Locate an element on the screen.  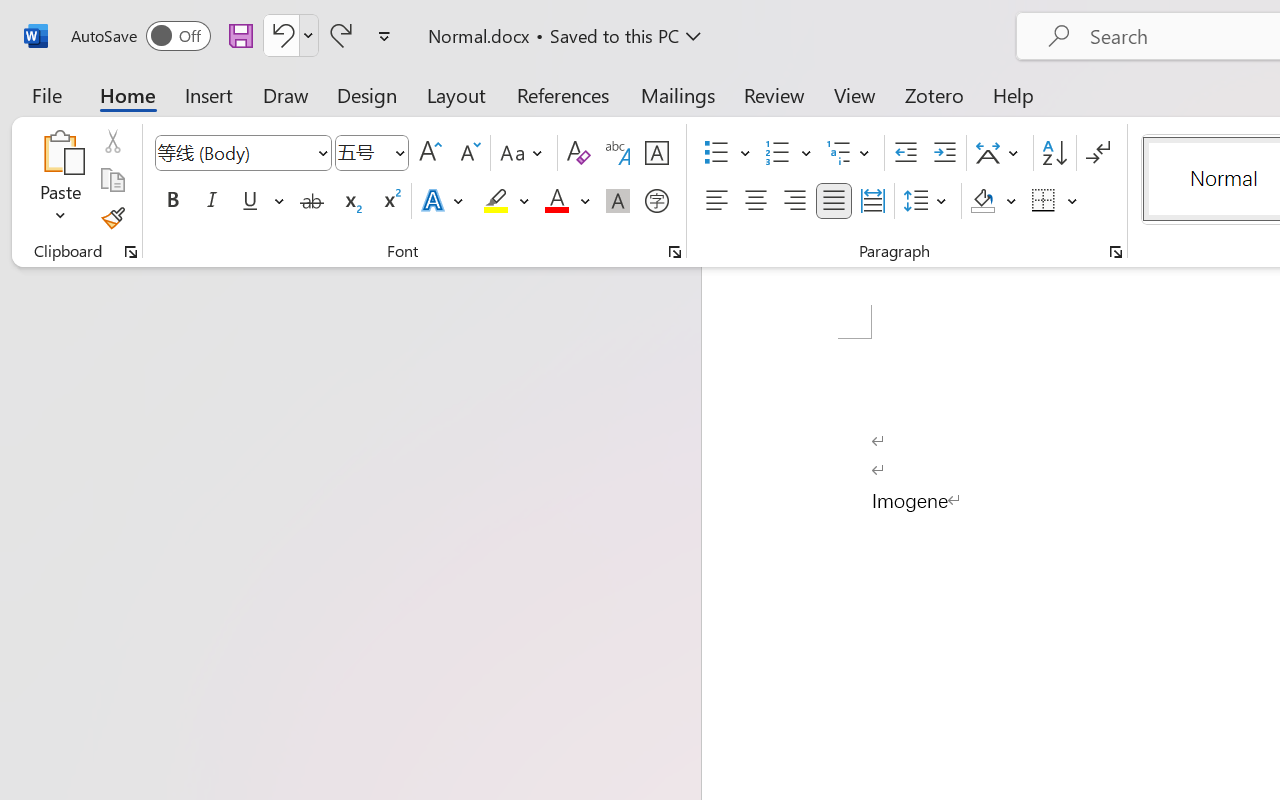
'Enclose Characters...' is located at coordinates (656, 201).